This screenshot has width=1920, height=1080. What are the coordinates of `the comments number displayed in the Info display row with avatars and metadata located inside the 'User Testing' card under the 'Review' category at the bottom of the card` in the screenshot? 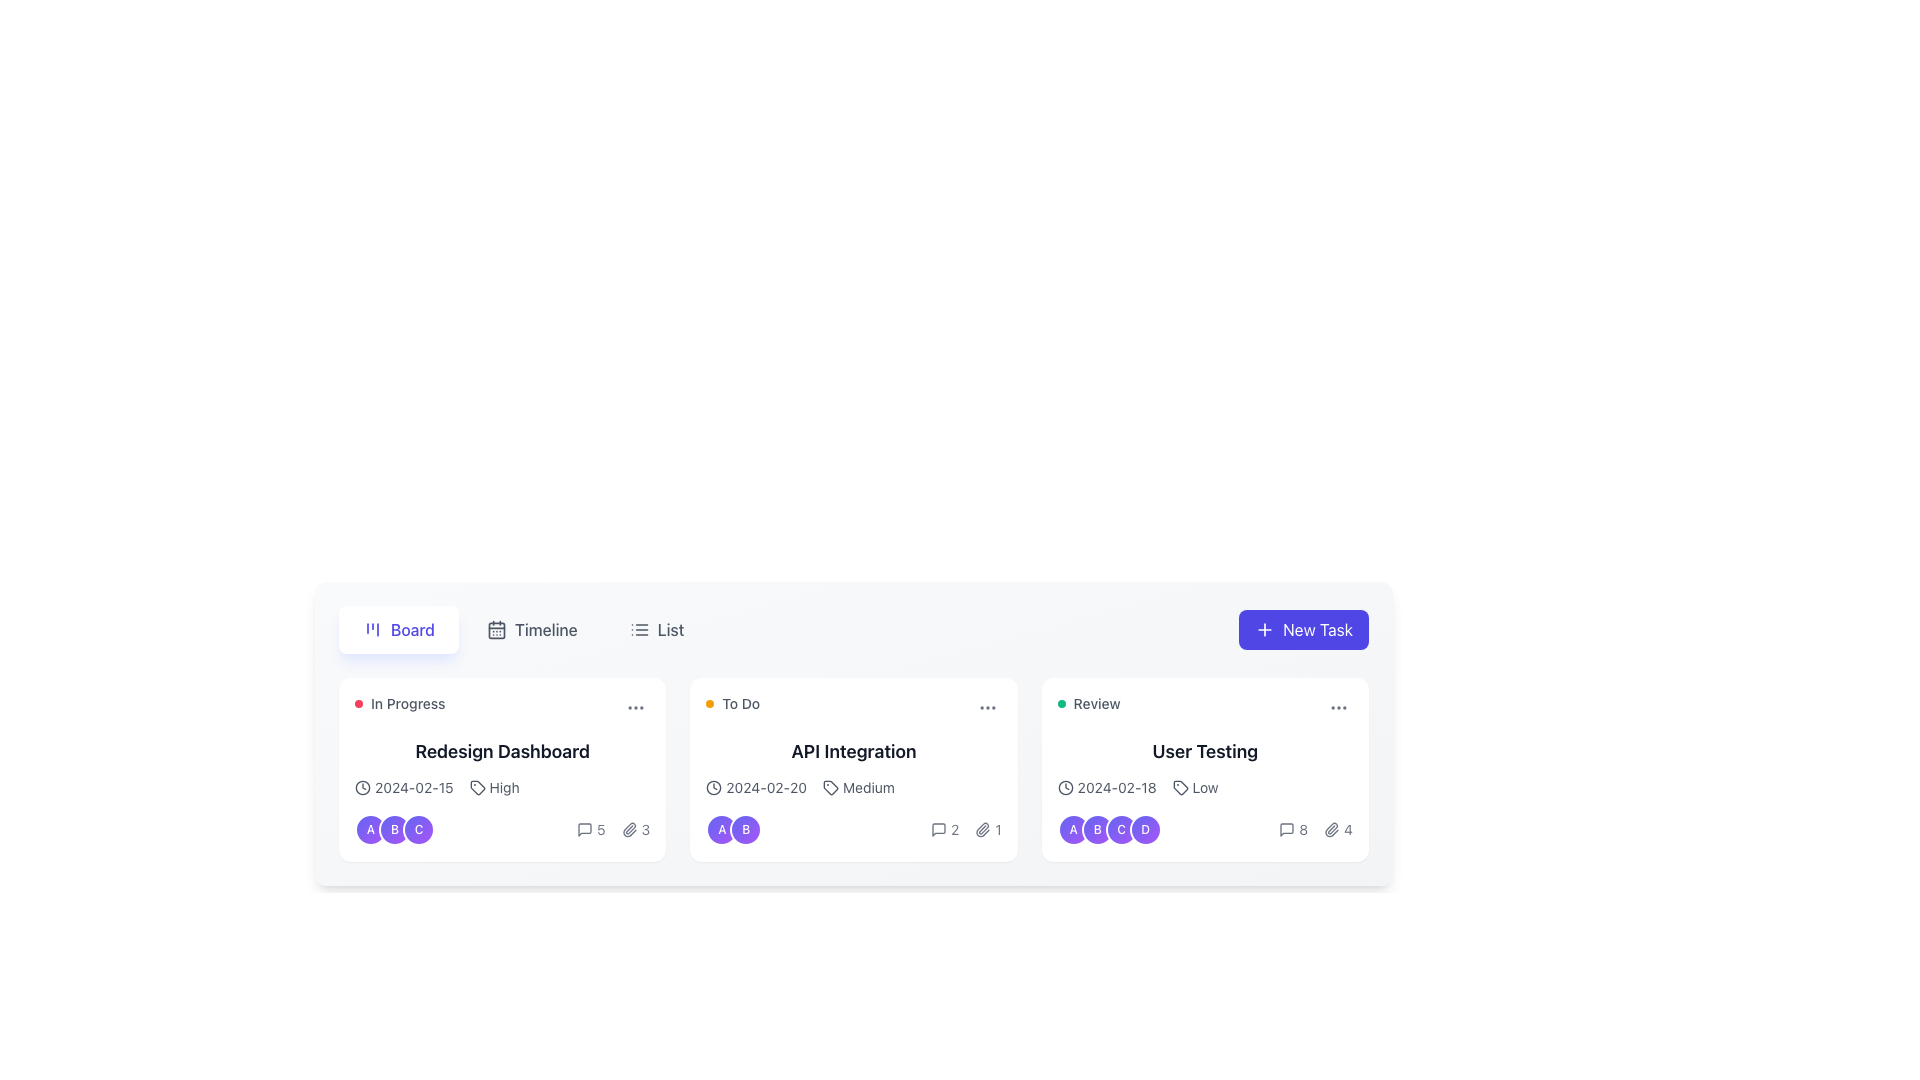 It's located at (1204, 829).